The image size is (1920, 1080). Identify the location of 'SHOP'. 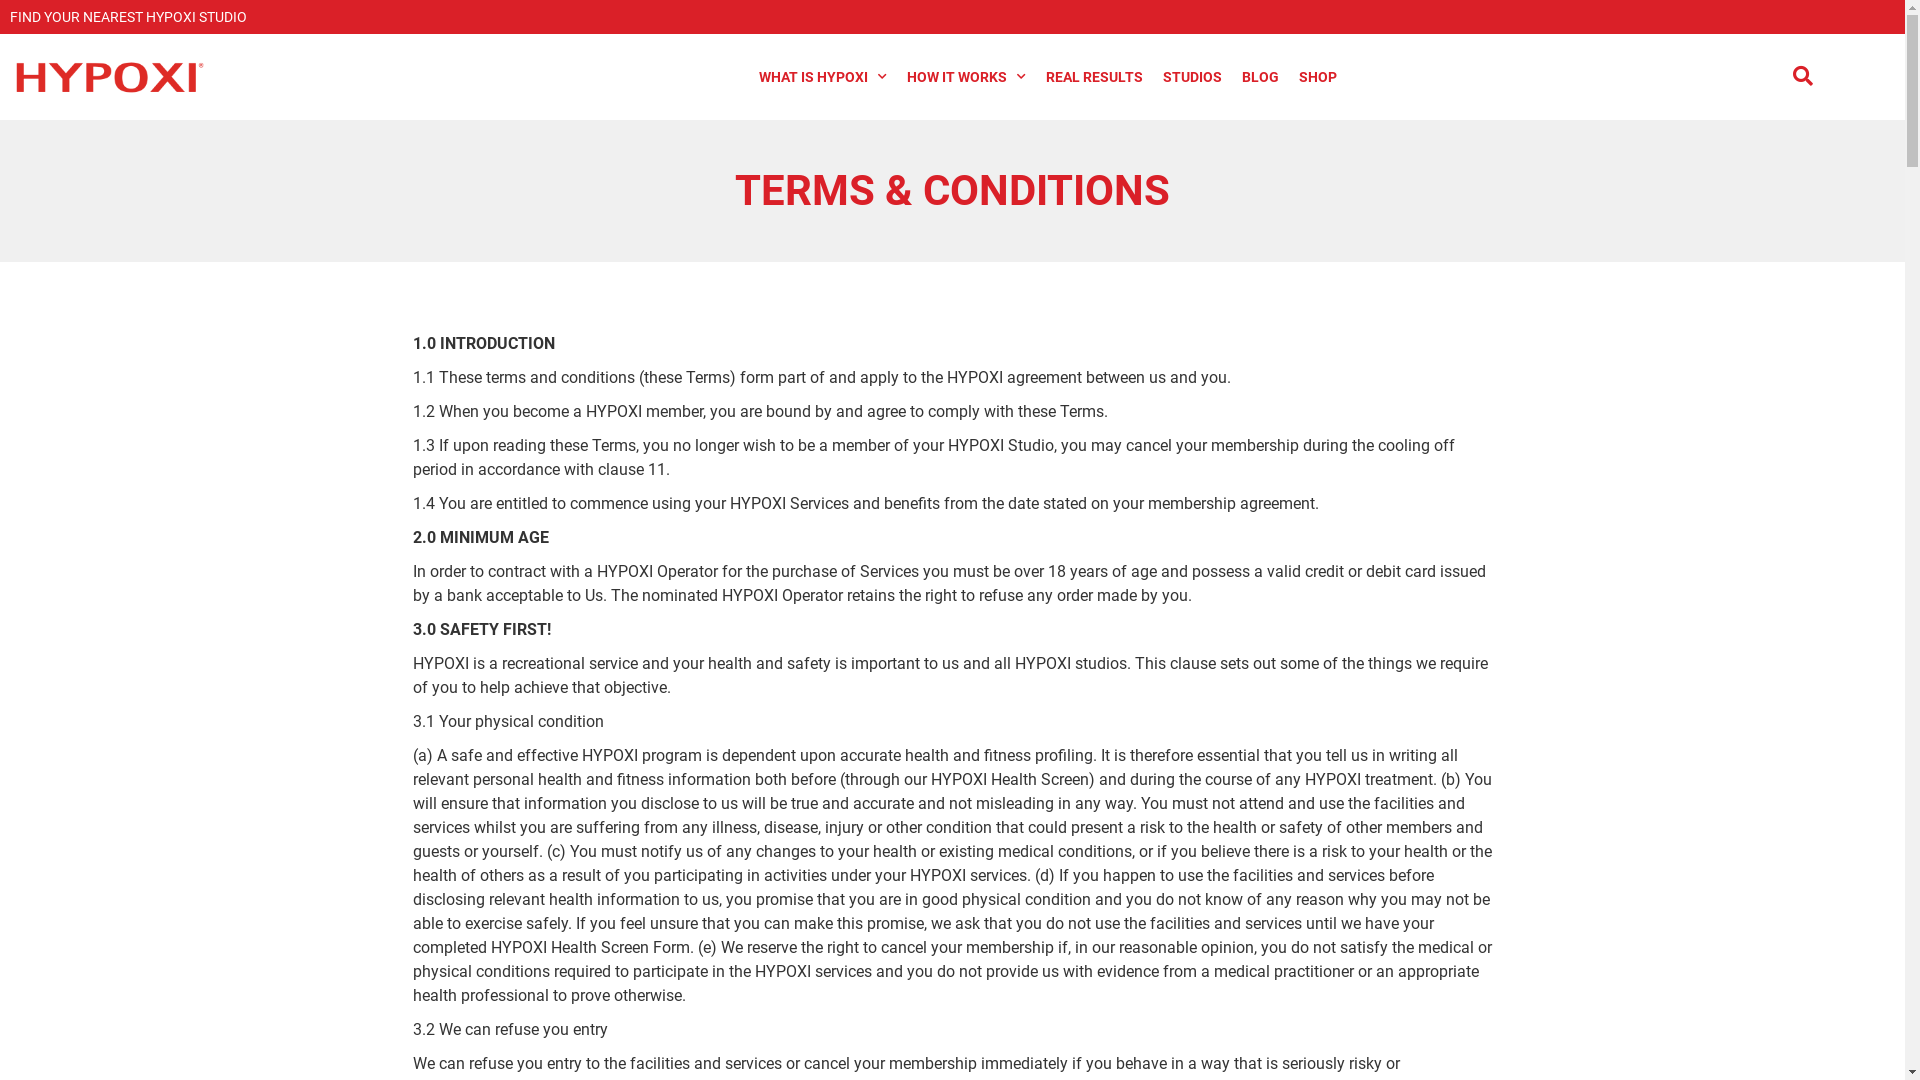
(1299, 76).